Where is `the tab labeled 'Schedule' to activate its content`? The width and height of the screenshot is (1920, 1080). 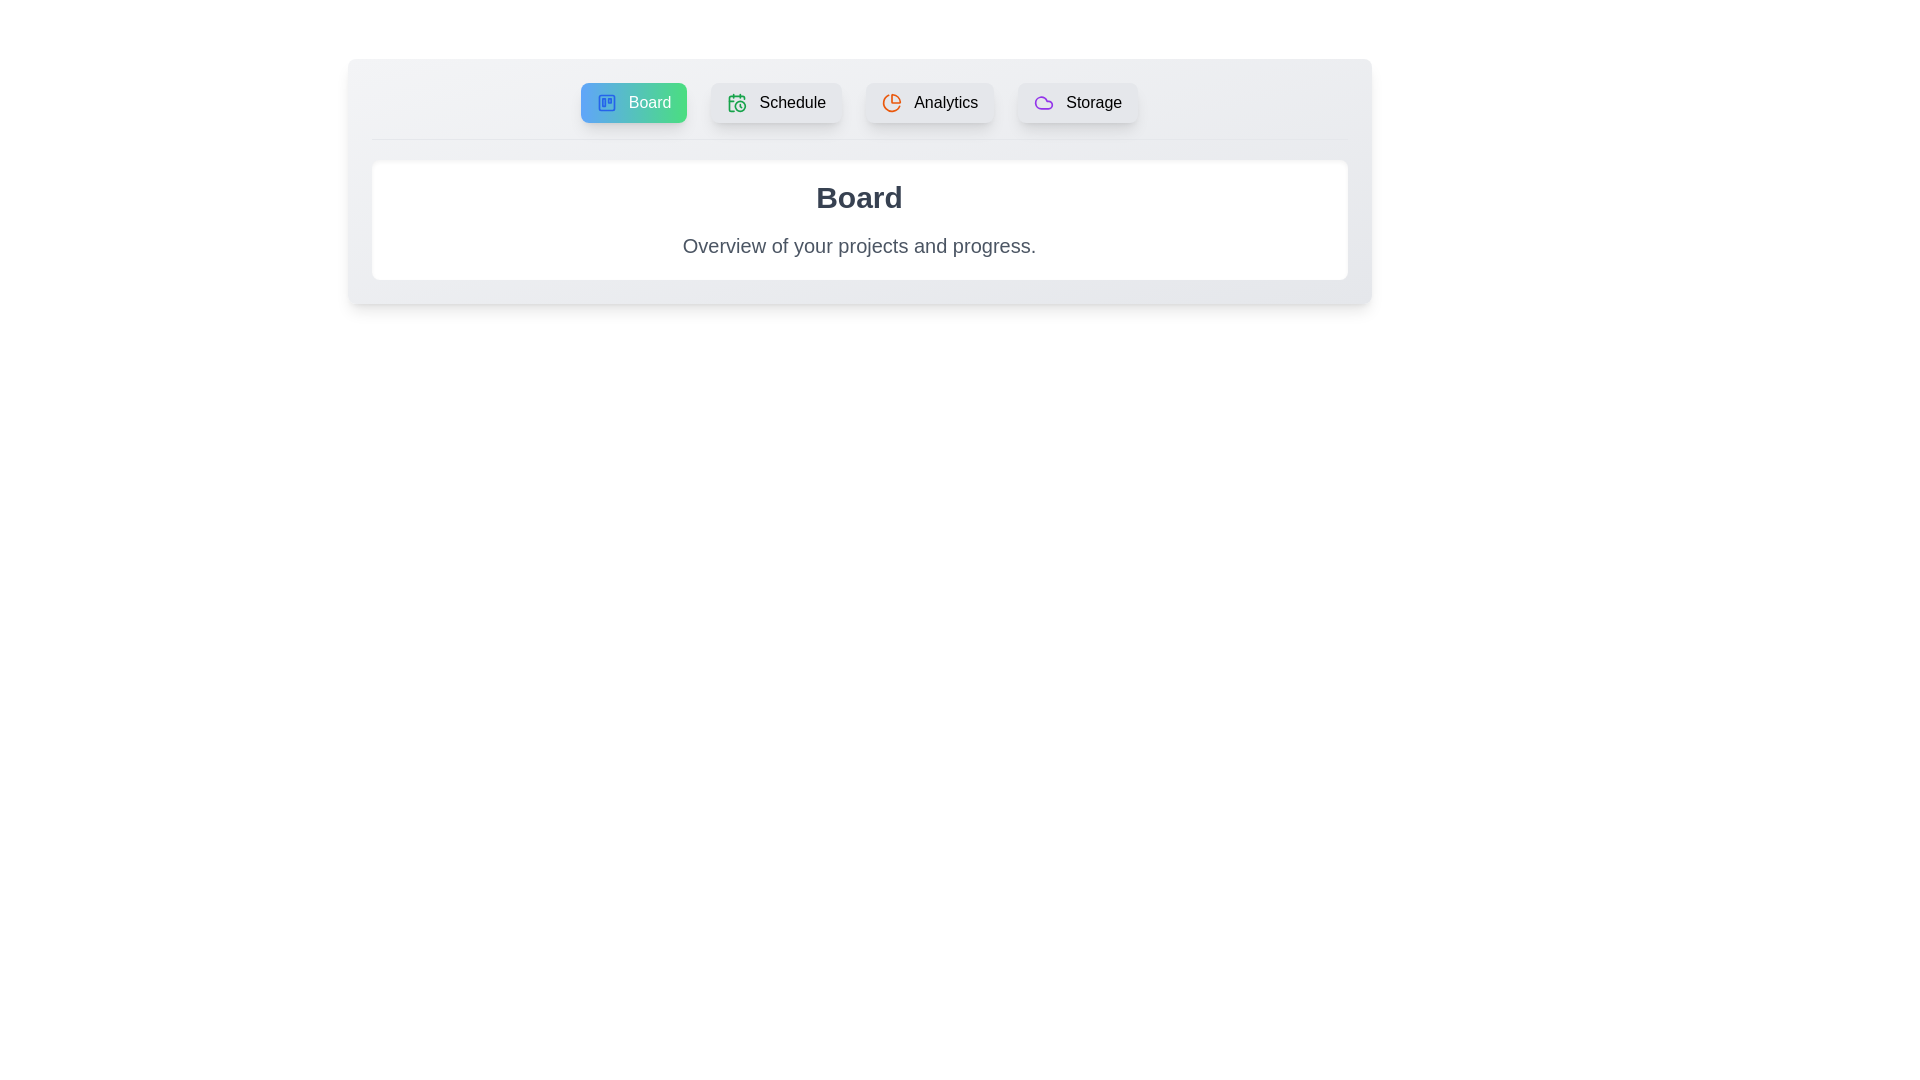 the tab labeled 'Schedule' to activate its content is located at coordinates (775, 103).